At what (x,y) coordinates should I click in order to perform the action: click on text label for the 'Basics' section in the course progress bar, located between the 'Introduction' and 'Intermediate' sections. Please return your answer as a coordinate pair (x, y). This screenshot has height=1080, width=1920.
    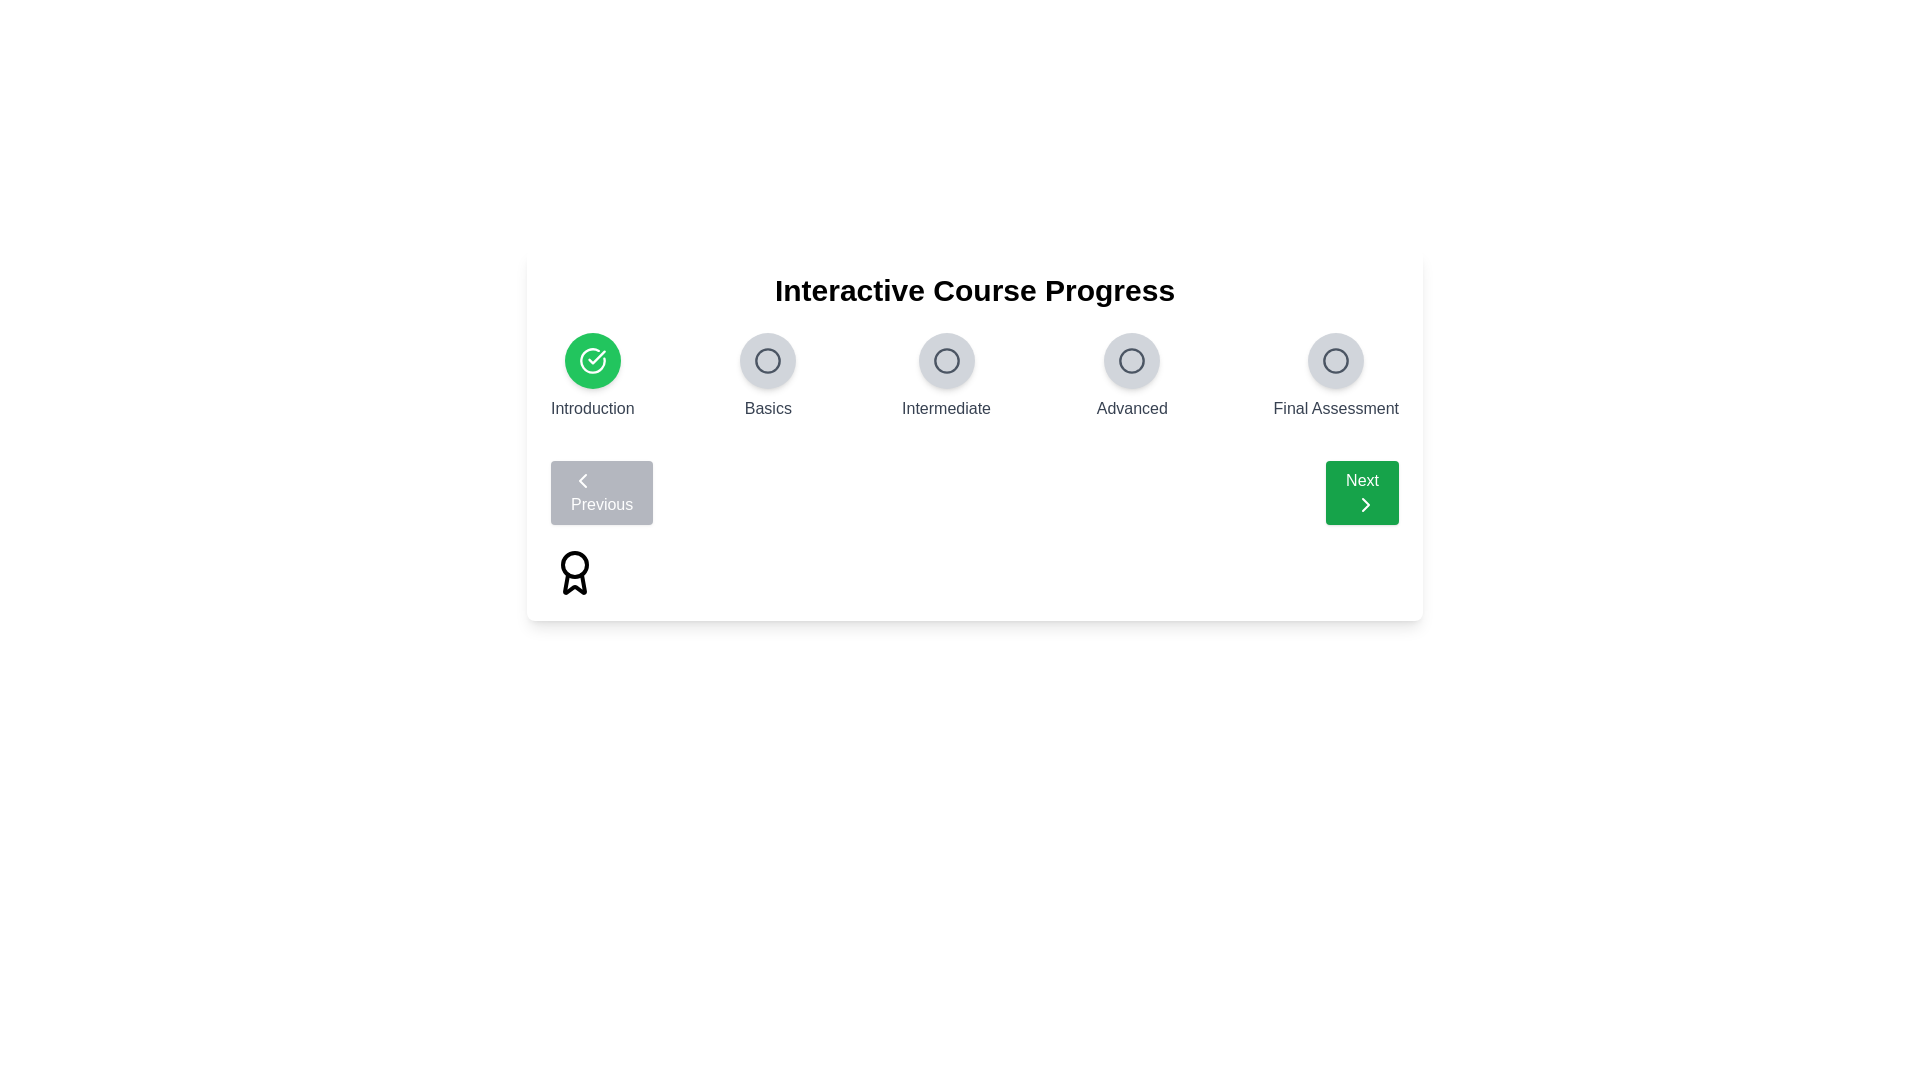
    Looking at the image, I should click on (767, 407).